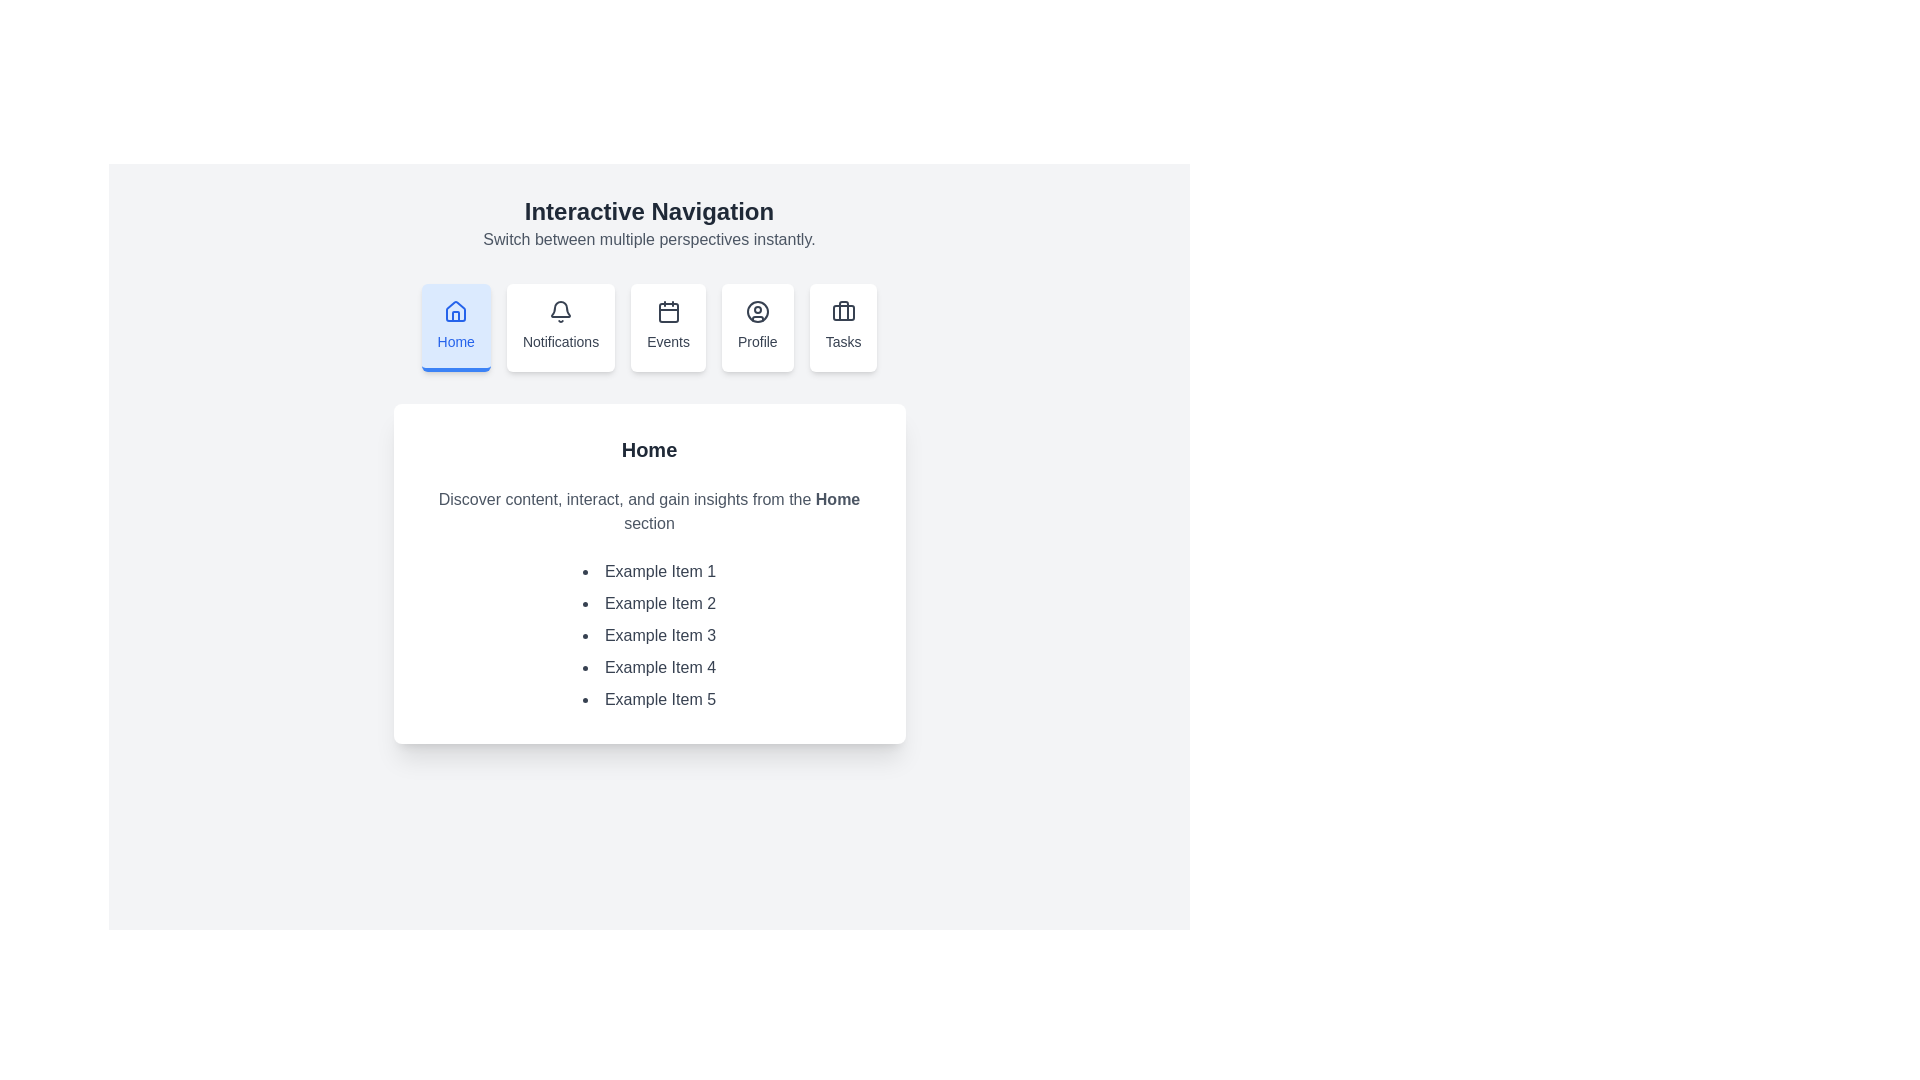 The height and width of the screenshot is (1080, 1920). What do you see at coordinates (843, 341) in the screenshot?
I see `text label that identifies the navigation button for accessing the 'Tasks' section, located at the bottom of the button in the top navigation area` at bounding box center [843, 341].